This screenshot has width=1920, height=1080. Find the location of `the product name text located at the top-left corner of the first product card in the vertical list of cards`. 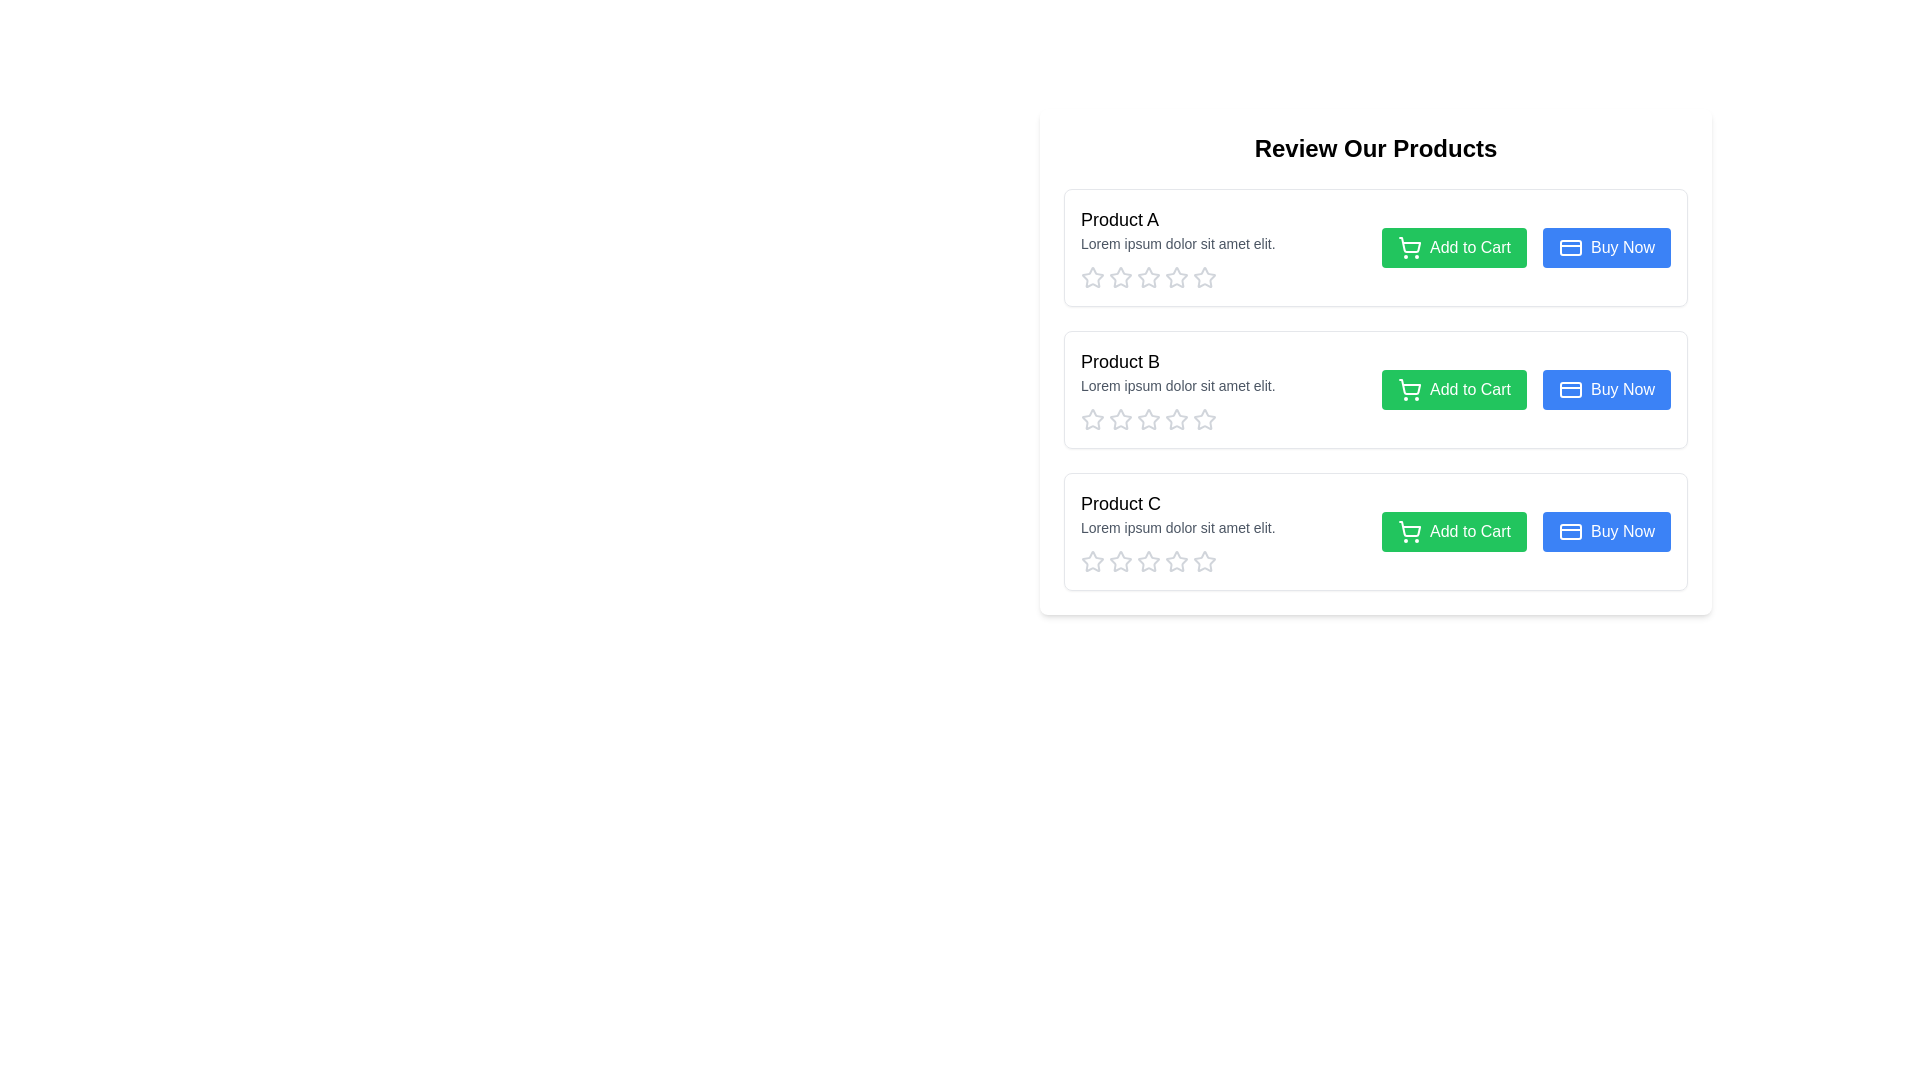

the product name text located at the top-left corner of the first product card in the vertical list of cards is located at coordinates (1118, 219).